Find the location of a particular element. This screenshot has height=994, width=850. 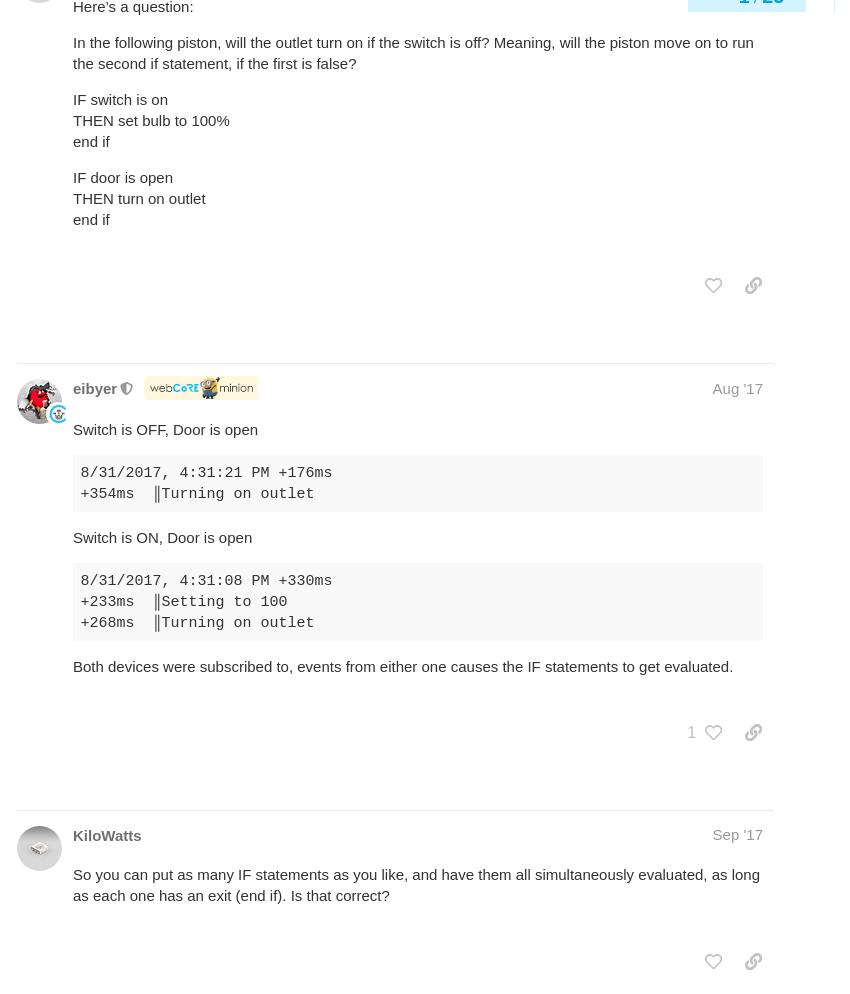

'IF door is open' is located at coordinates (121, 177).